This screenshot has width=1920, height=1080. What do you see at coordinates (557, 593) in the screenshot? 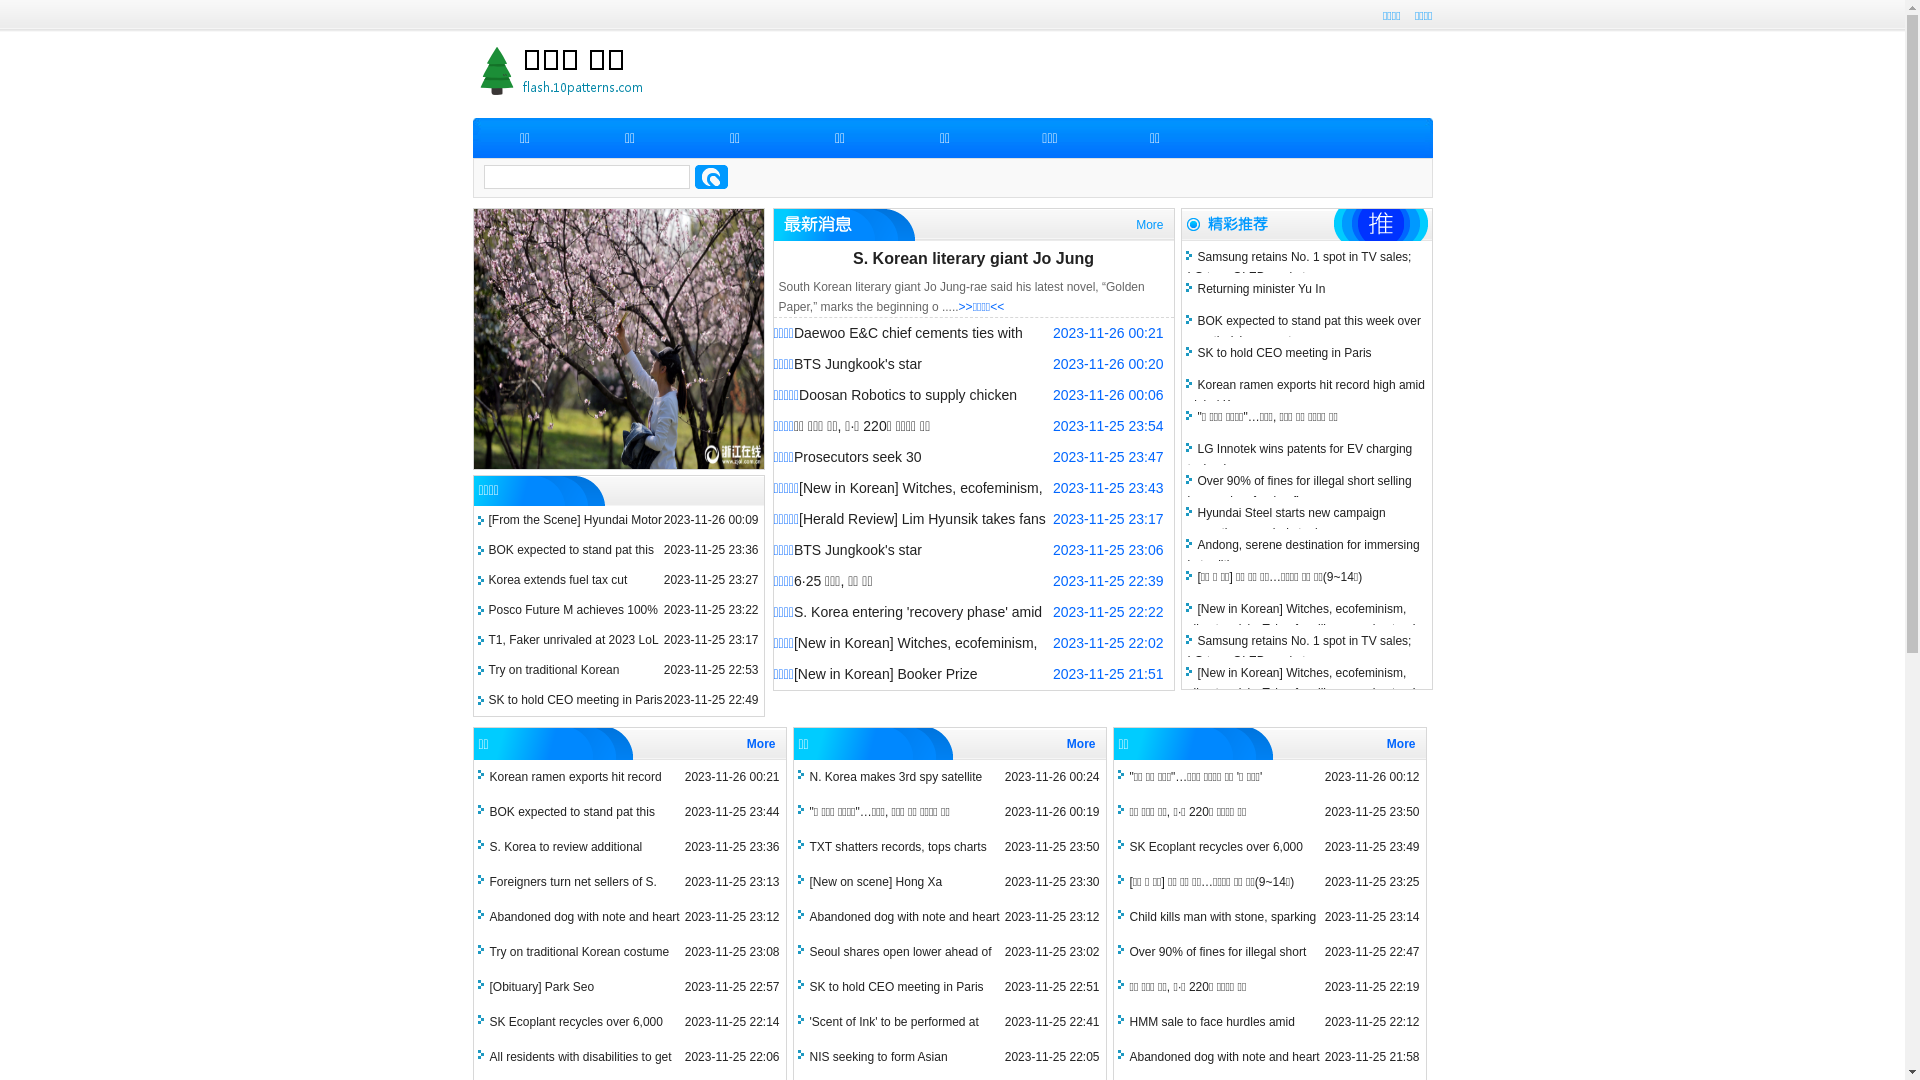
I see `'Korea extends fuel tax cut scheme until year's end'` at bounding box center [557, 593].